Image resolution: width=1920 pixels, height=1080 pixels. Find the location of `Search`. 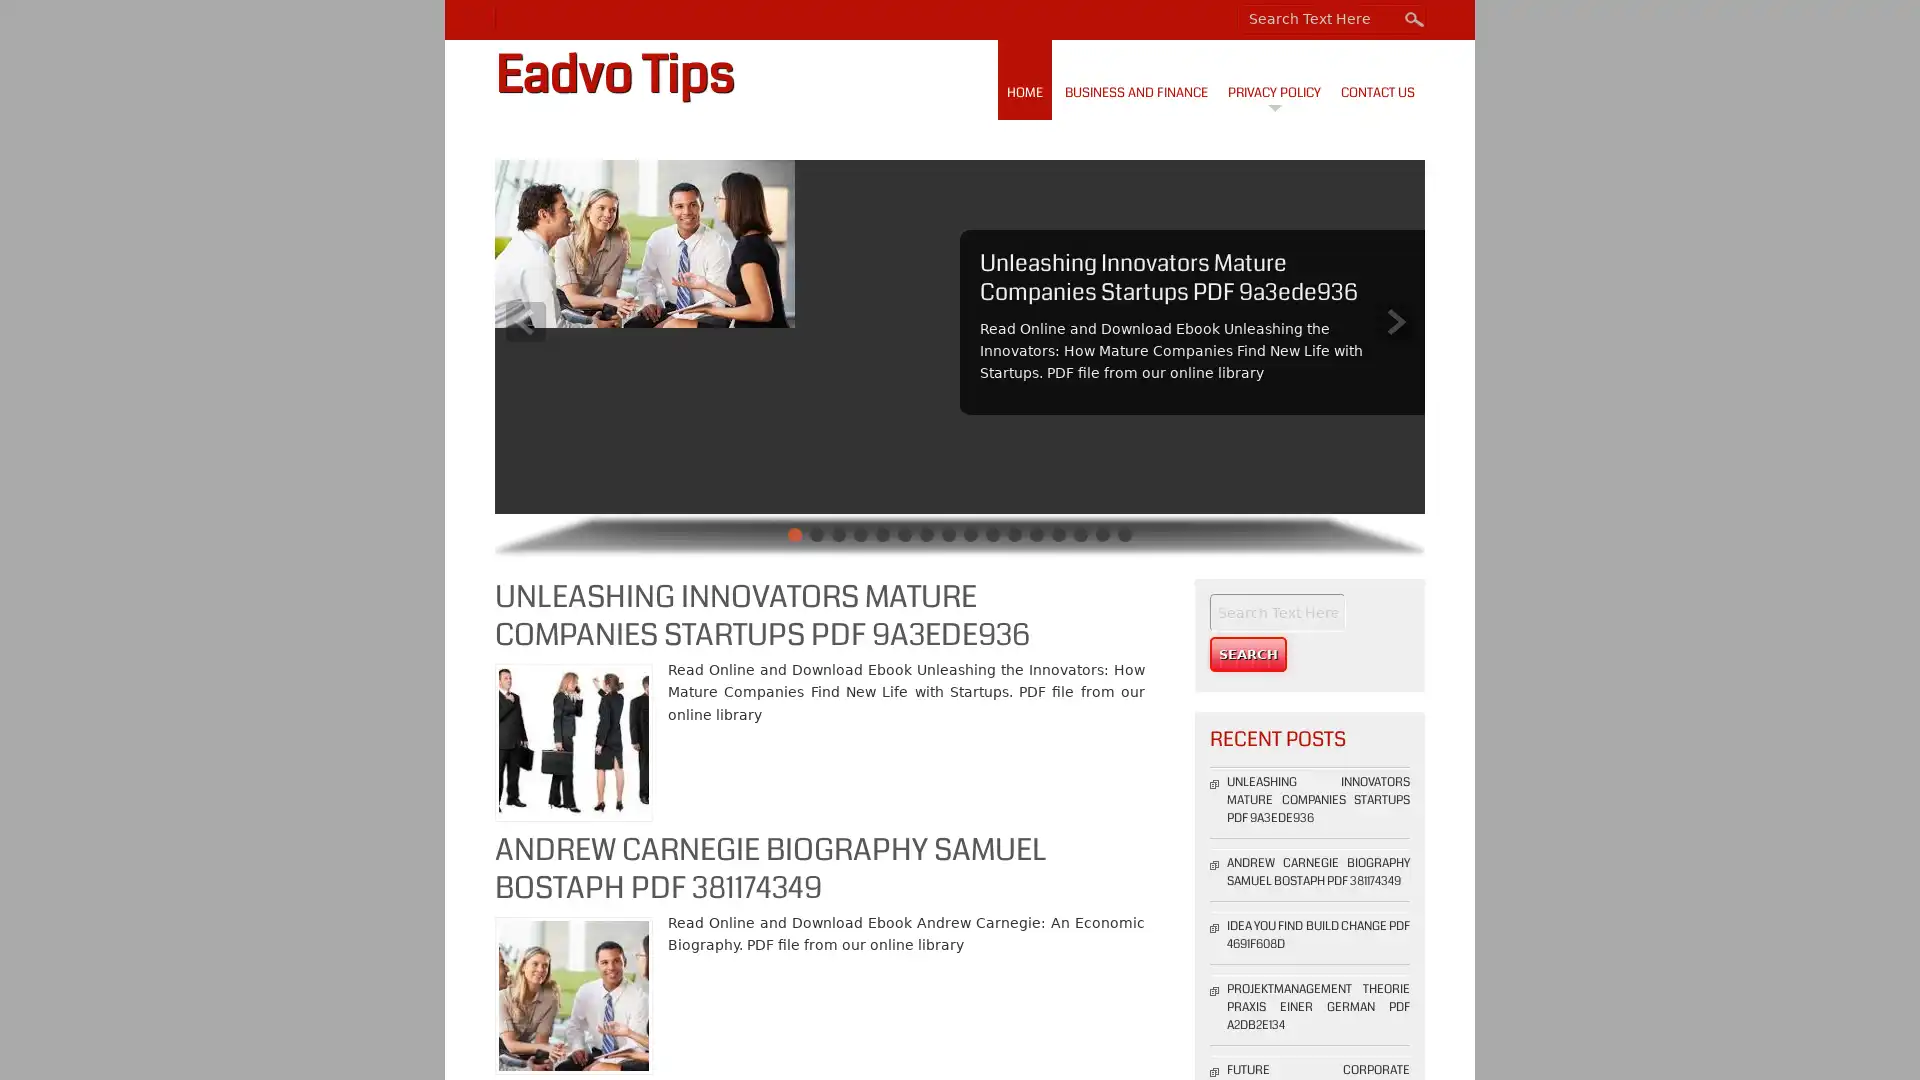

Search is located at coordinates (1247, 654).